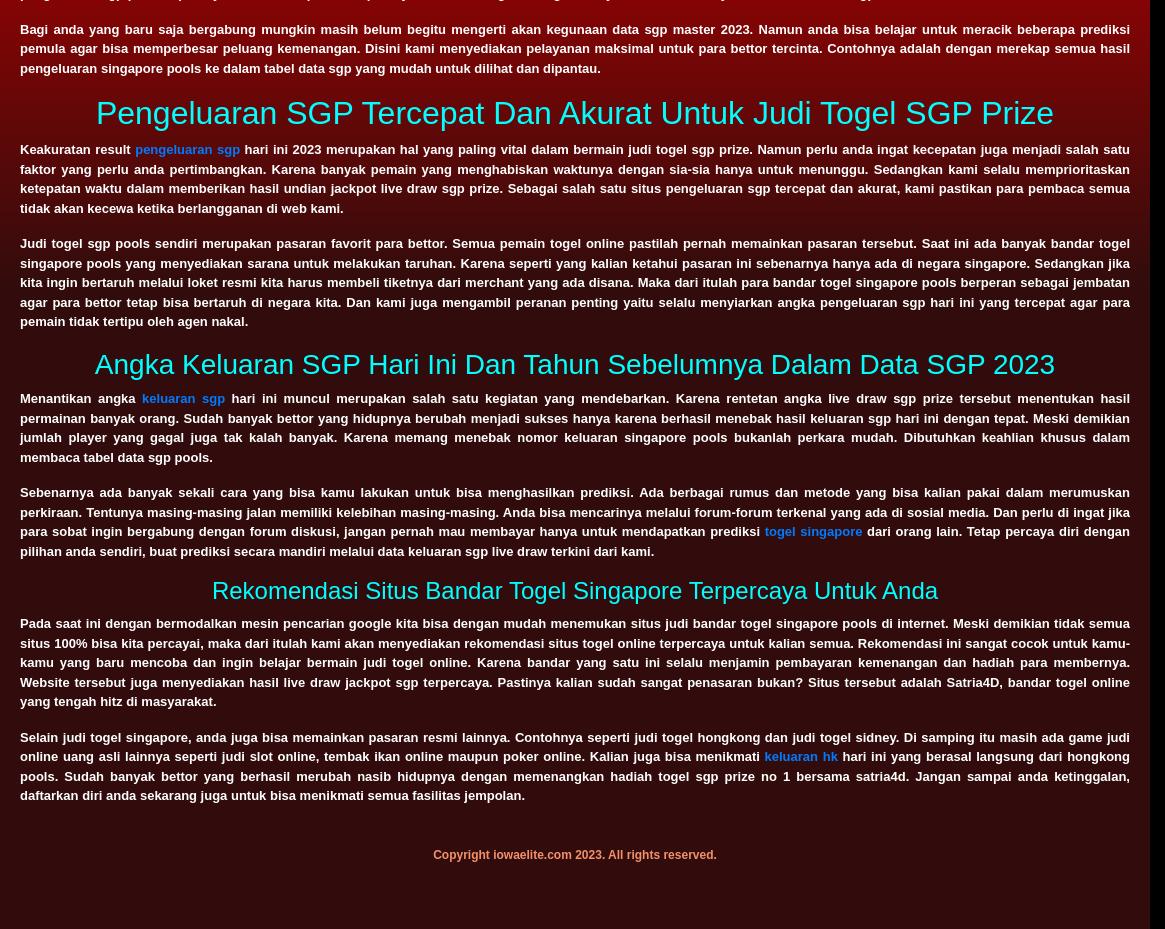 This screenshot has width=1165, height=929. What do you see at coordinates (76, 149) in the screenshot?
I see `'Keakuratan result'` at bounding box center [76, 149].